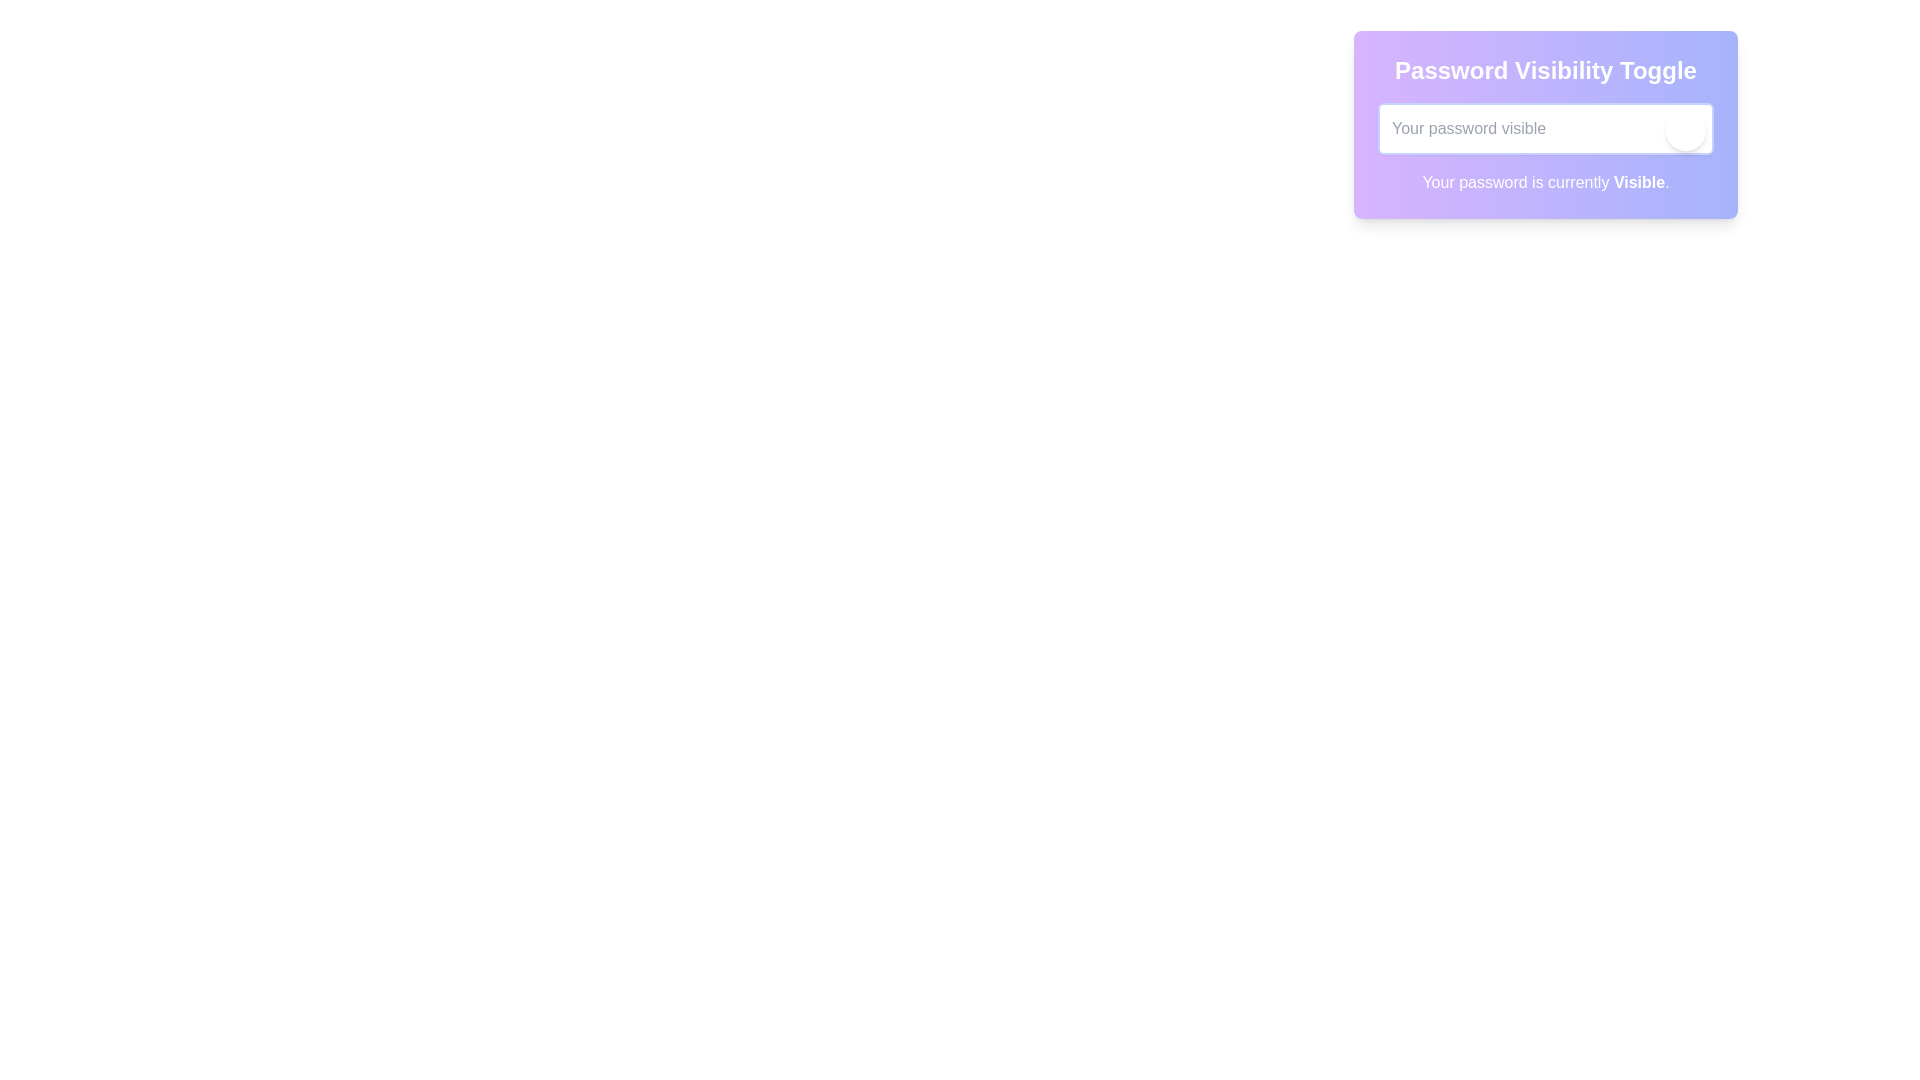  What do you see at coordinates (1544, 128) in the screenshot?
I see `the password input field to focus it for text editing` at bounding box center [1544, 128].